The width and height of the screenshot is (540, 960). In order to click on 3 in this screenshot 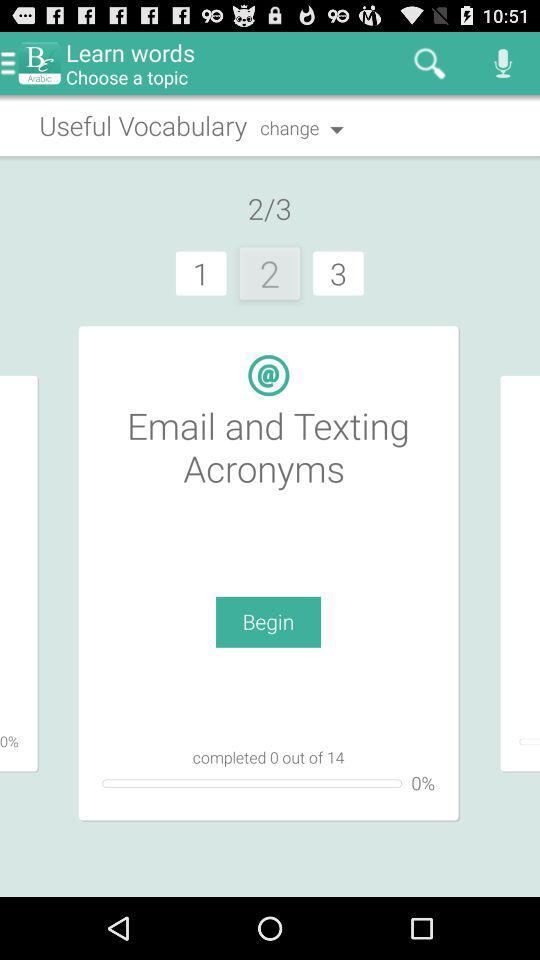, I will do `click(337, 272)`.